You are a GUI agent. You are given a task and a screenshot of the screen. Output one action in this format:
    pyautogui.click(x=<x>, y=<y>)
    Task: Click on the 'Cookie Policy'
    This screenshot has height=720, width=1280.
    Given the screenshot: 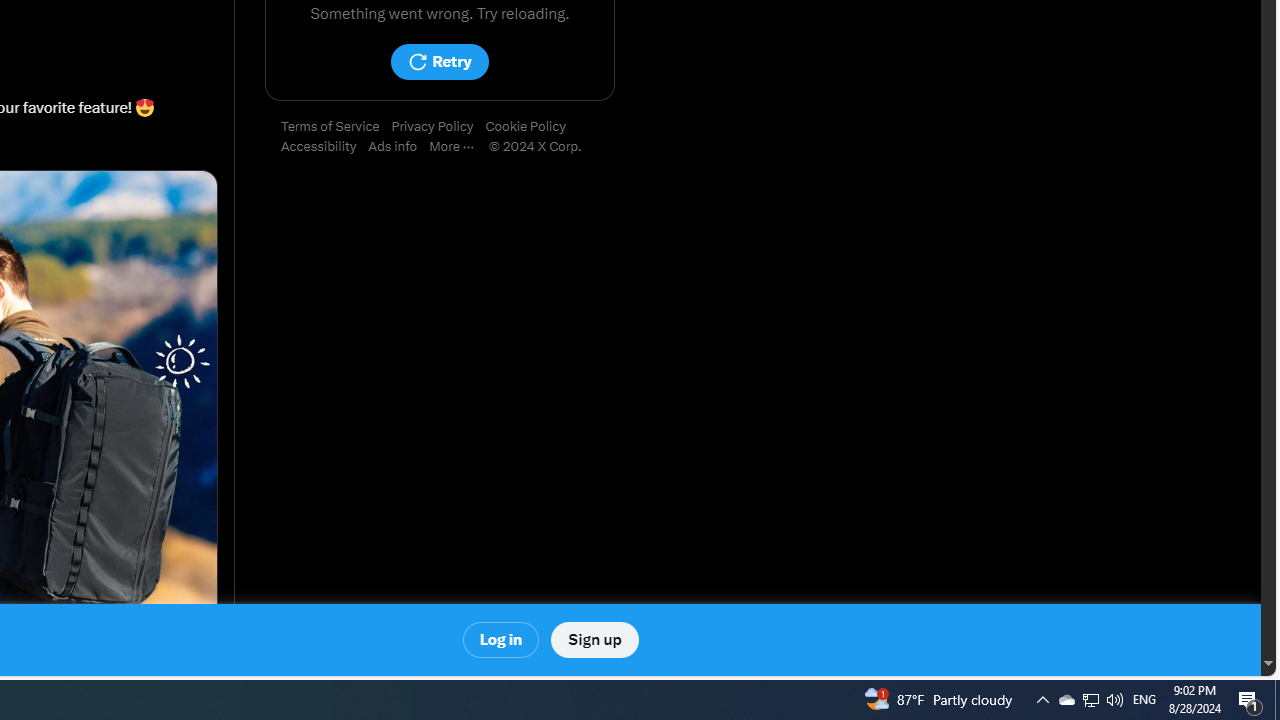 What is the action you would take?
    pyautogui.click(x=531, y=127)
    